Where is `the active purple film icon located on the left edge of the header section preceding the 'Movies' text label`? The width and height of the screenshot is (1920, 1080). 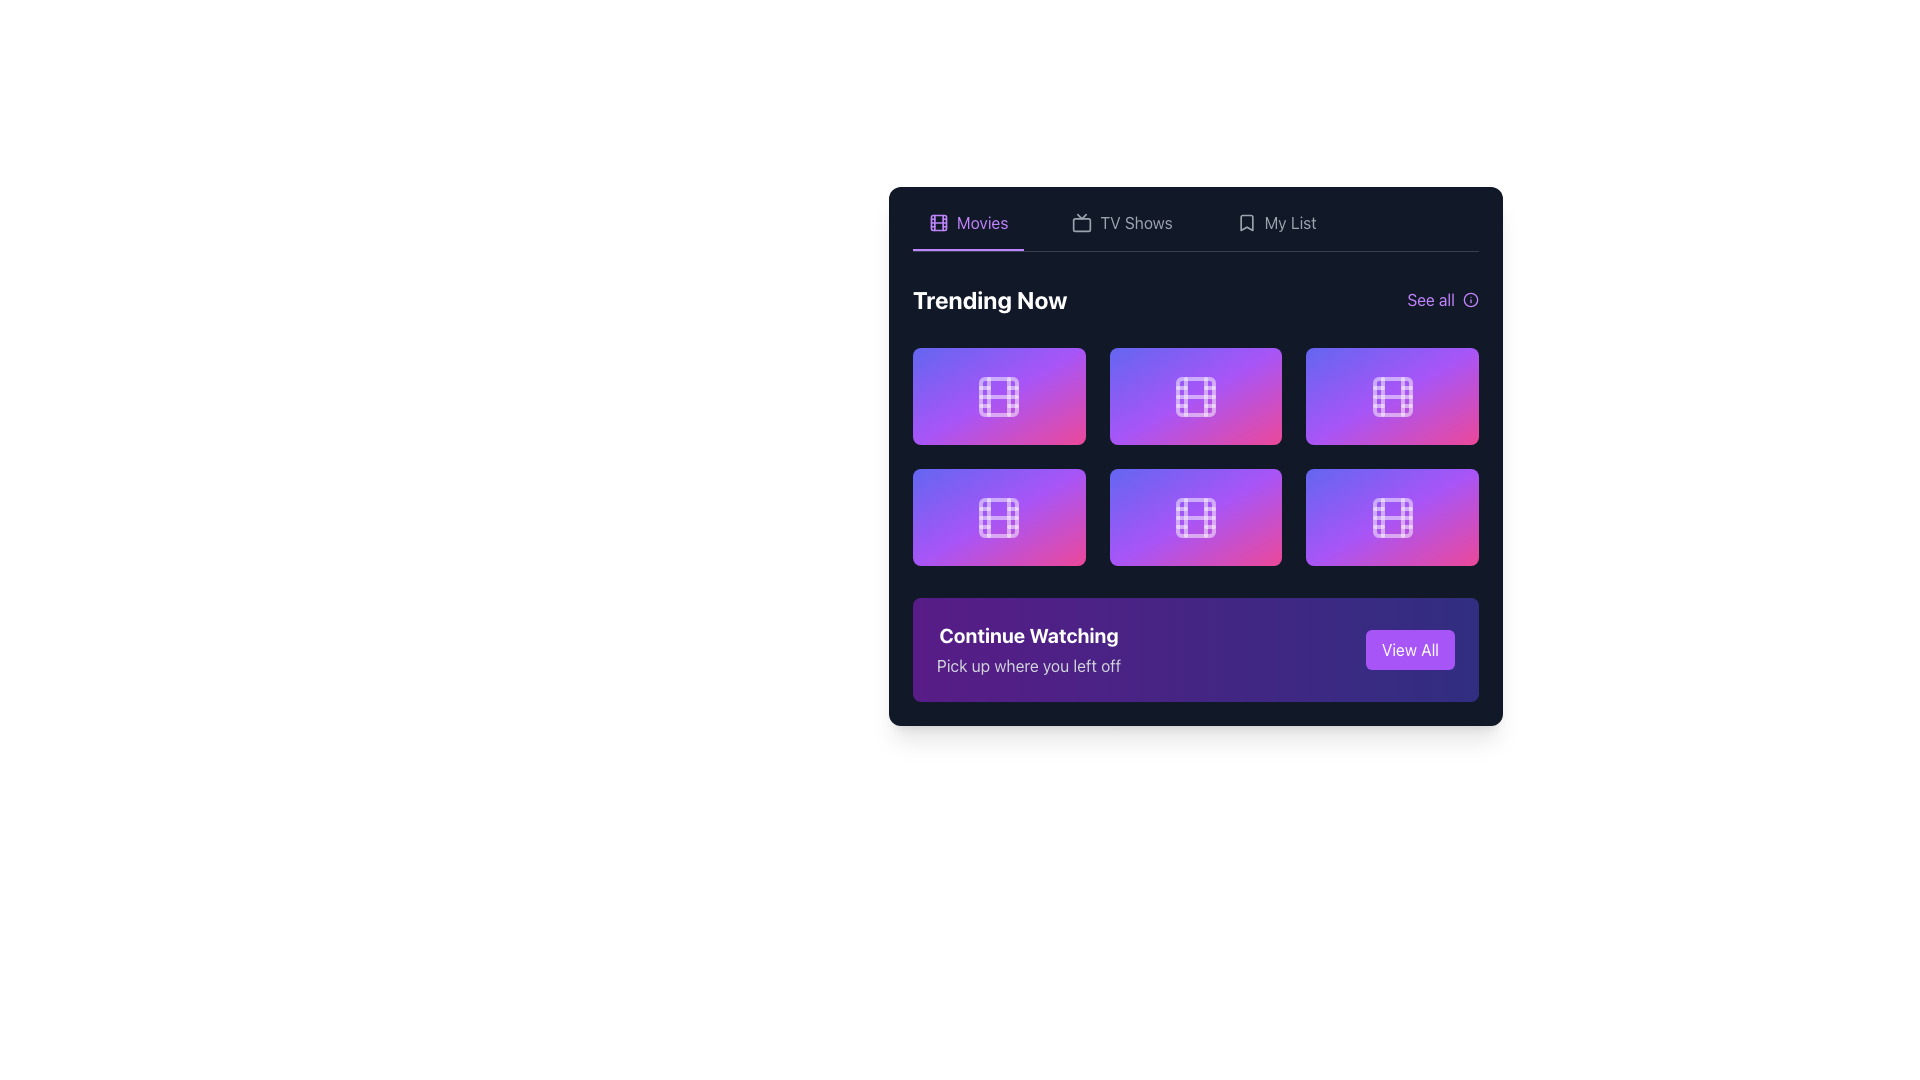 the active purple film icon located on the left edge of the header section preceding the 'Movies' text label is located at coordinates (938, 223).